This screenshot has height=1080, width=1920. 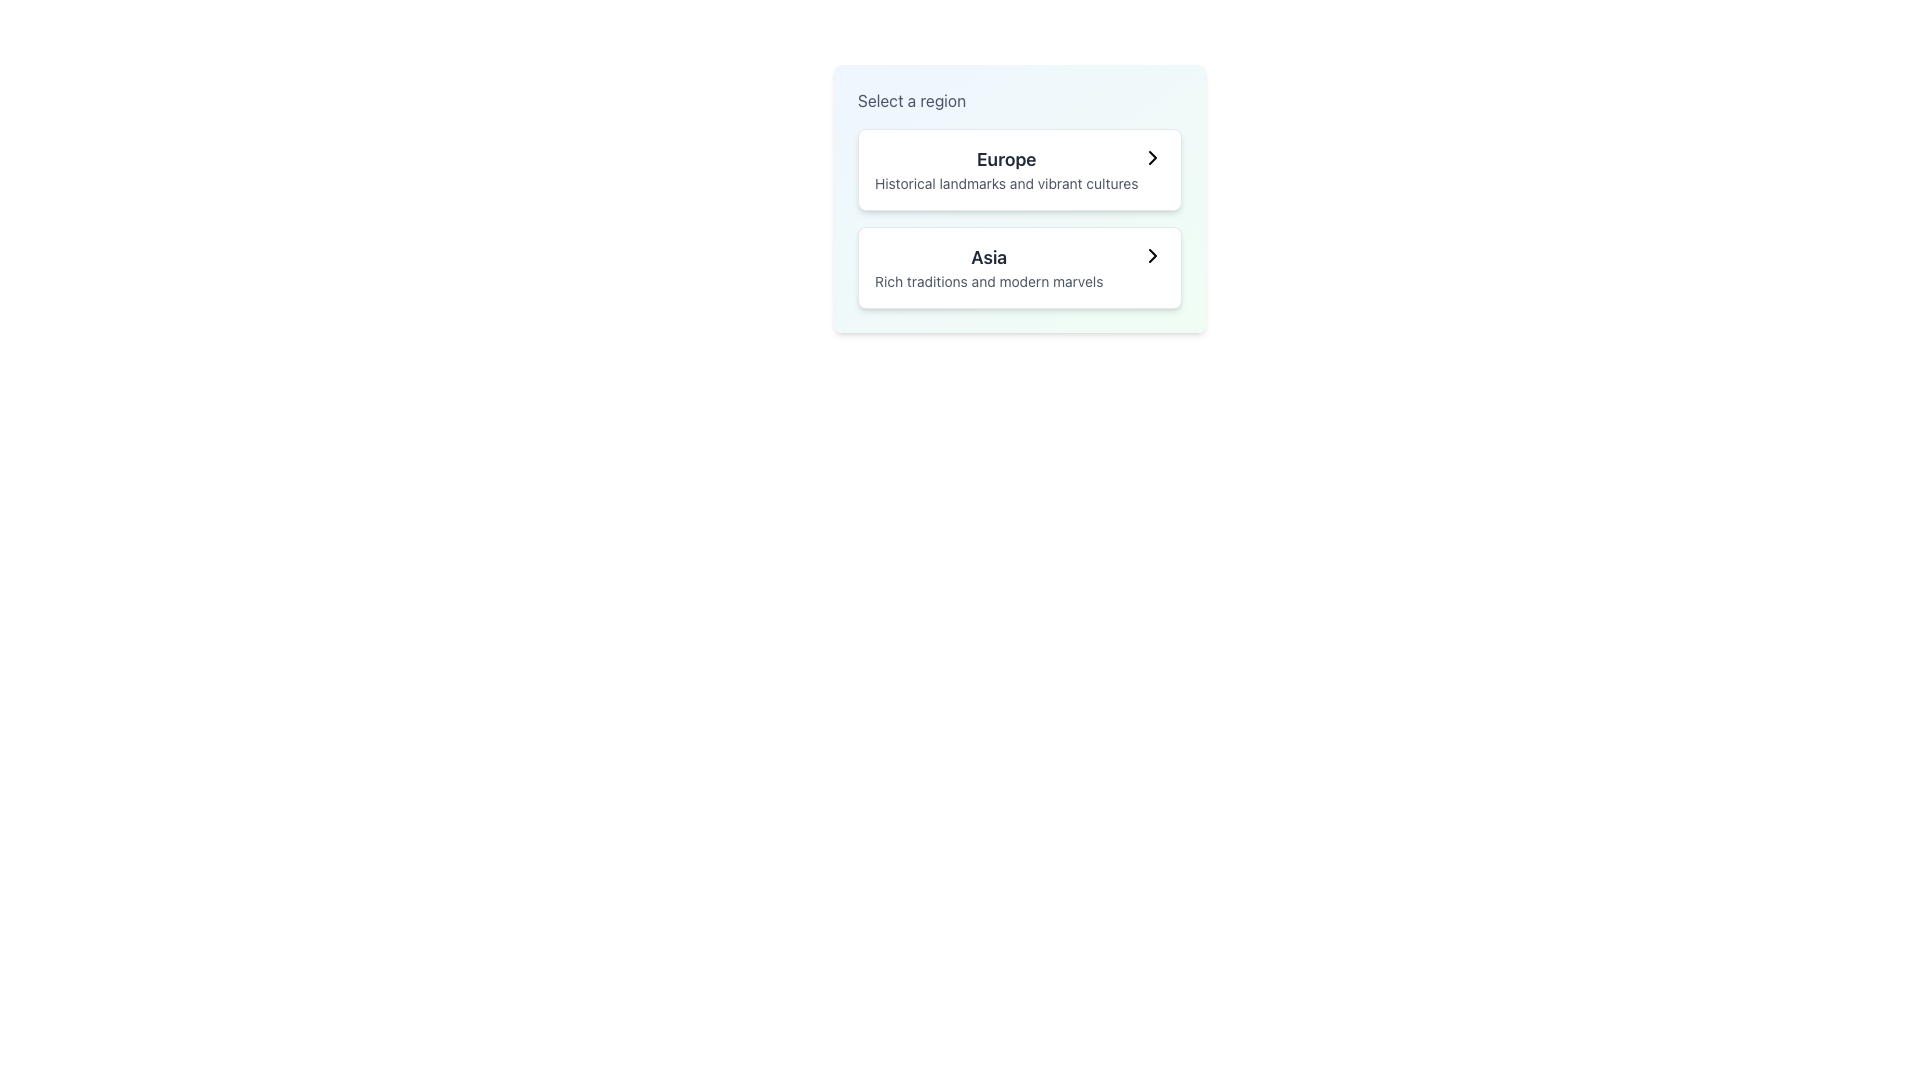 What do you see at coordinates (989, 266) in the screenshot?
I see `the 'Asia' selectable list item, which is the second option in the list under 'Select a region'` at bounding box center [989, 266].